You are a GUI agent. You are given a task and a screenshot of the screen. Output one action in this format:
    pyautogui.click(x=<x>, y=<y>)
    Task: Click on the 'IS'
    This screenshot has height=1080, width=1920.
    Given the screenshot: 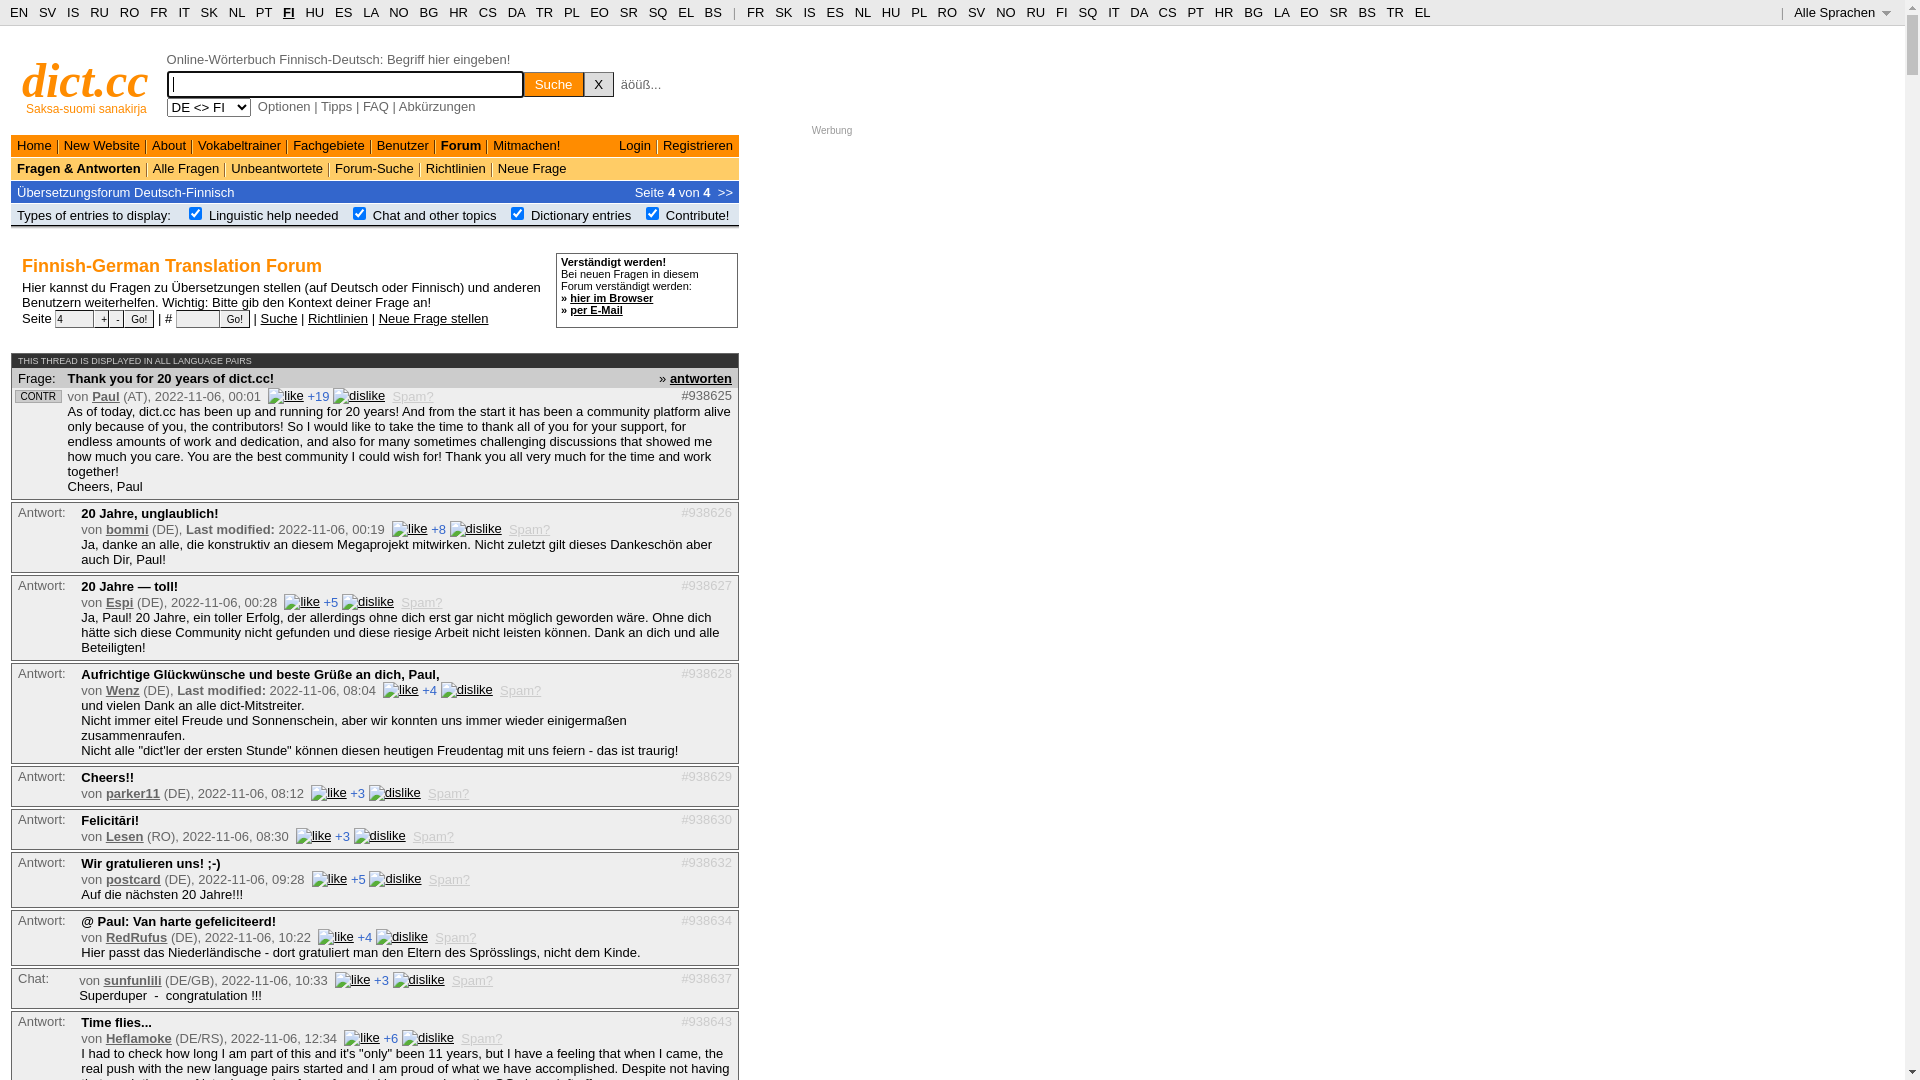 What is the action you would take?
    pyautogui.click(x=809, y=12)
    